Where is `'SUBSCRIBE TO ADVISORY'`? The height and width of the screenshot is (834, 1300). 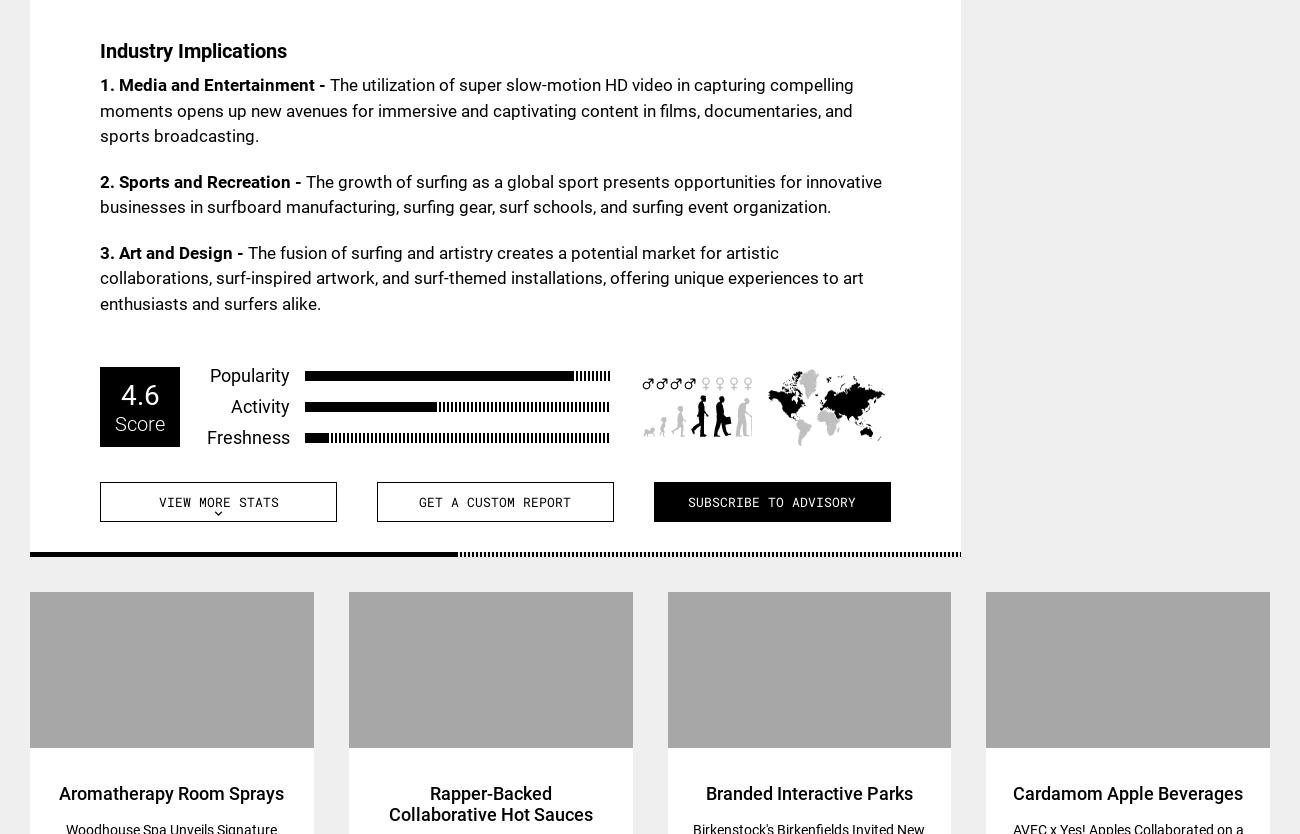 'SUBSCRIBE TO ADVISORY' is located at coordinates (770, 500).